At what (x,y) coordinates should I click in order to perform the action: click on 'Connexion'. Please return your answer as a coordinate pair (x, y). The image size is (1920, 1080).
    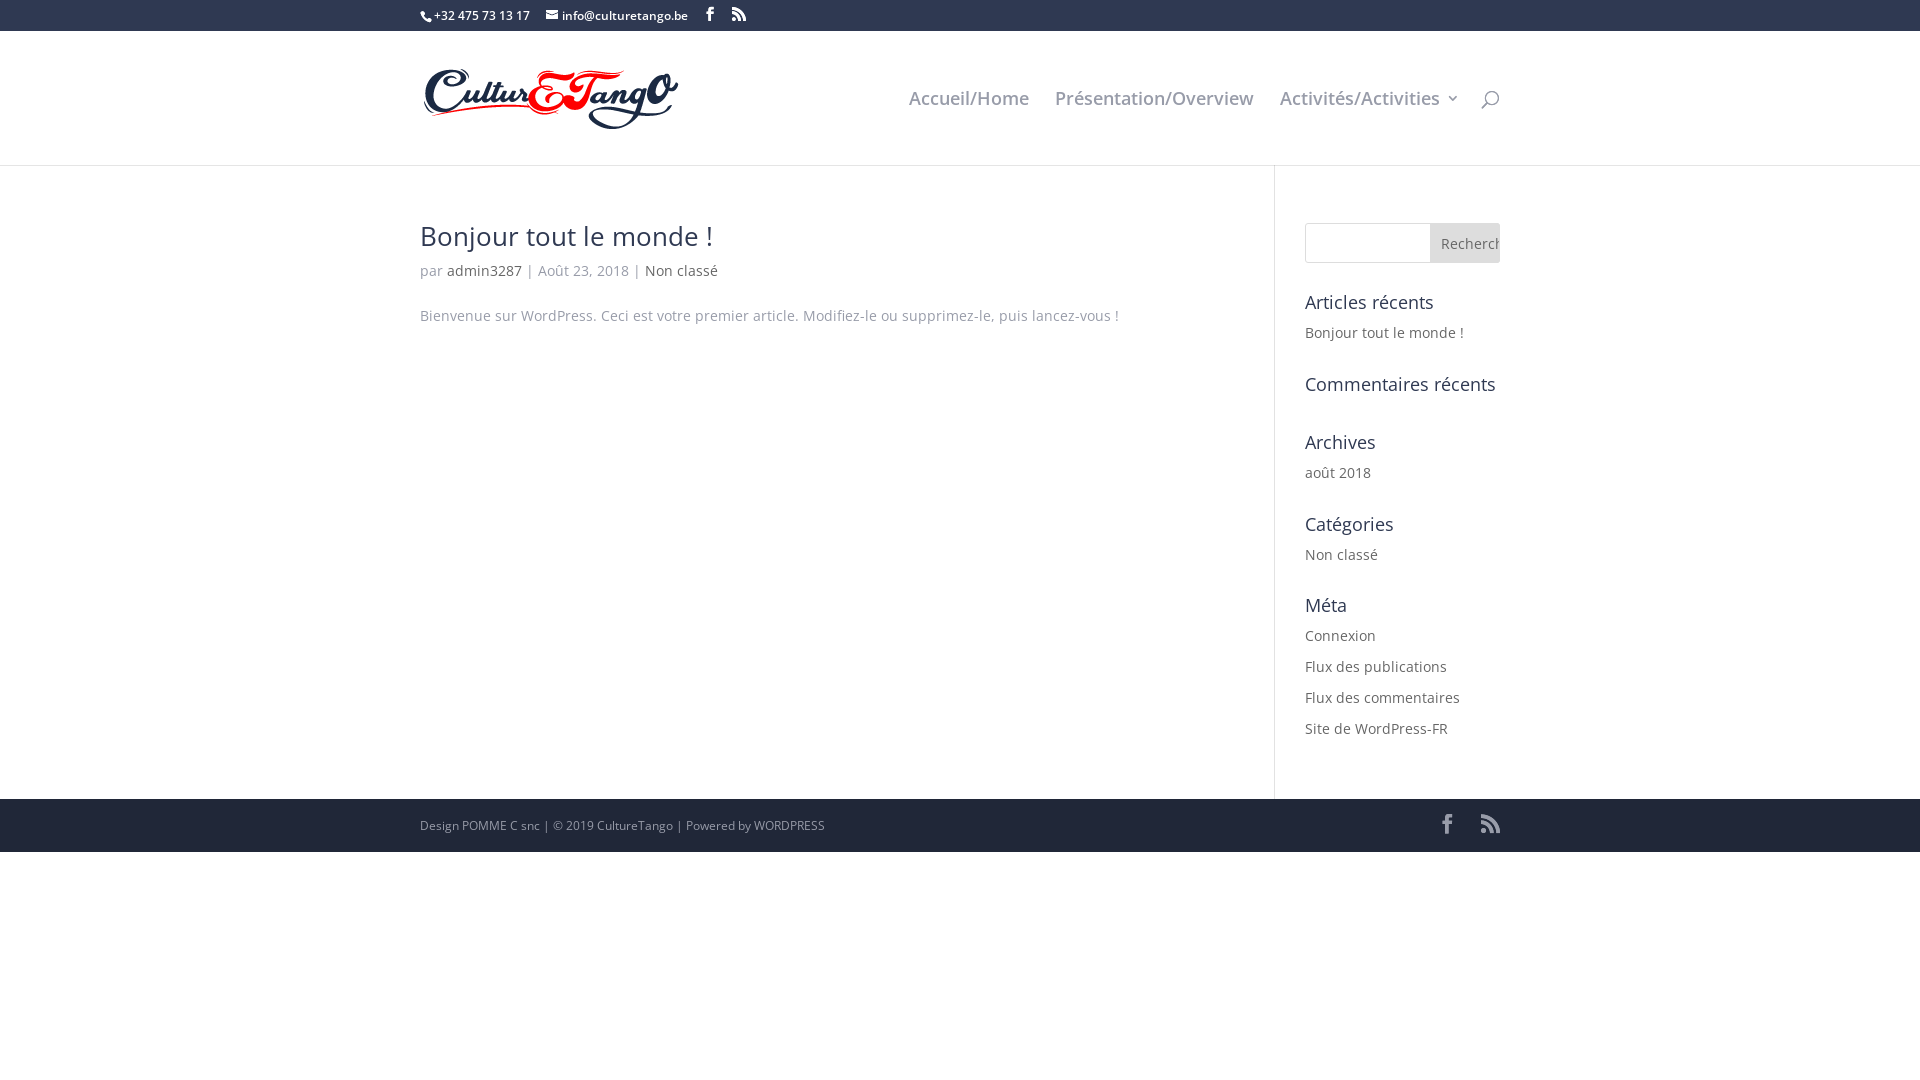
    Looking at the image, I should click on (1305, 635).